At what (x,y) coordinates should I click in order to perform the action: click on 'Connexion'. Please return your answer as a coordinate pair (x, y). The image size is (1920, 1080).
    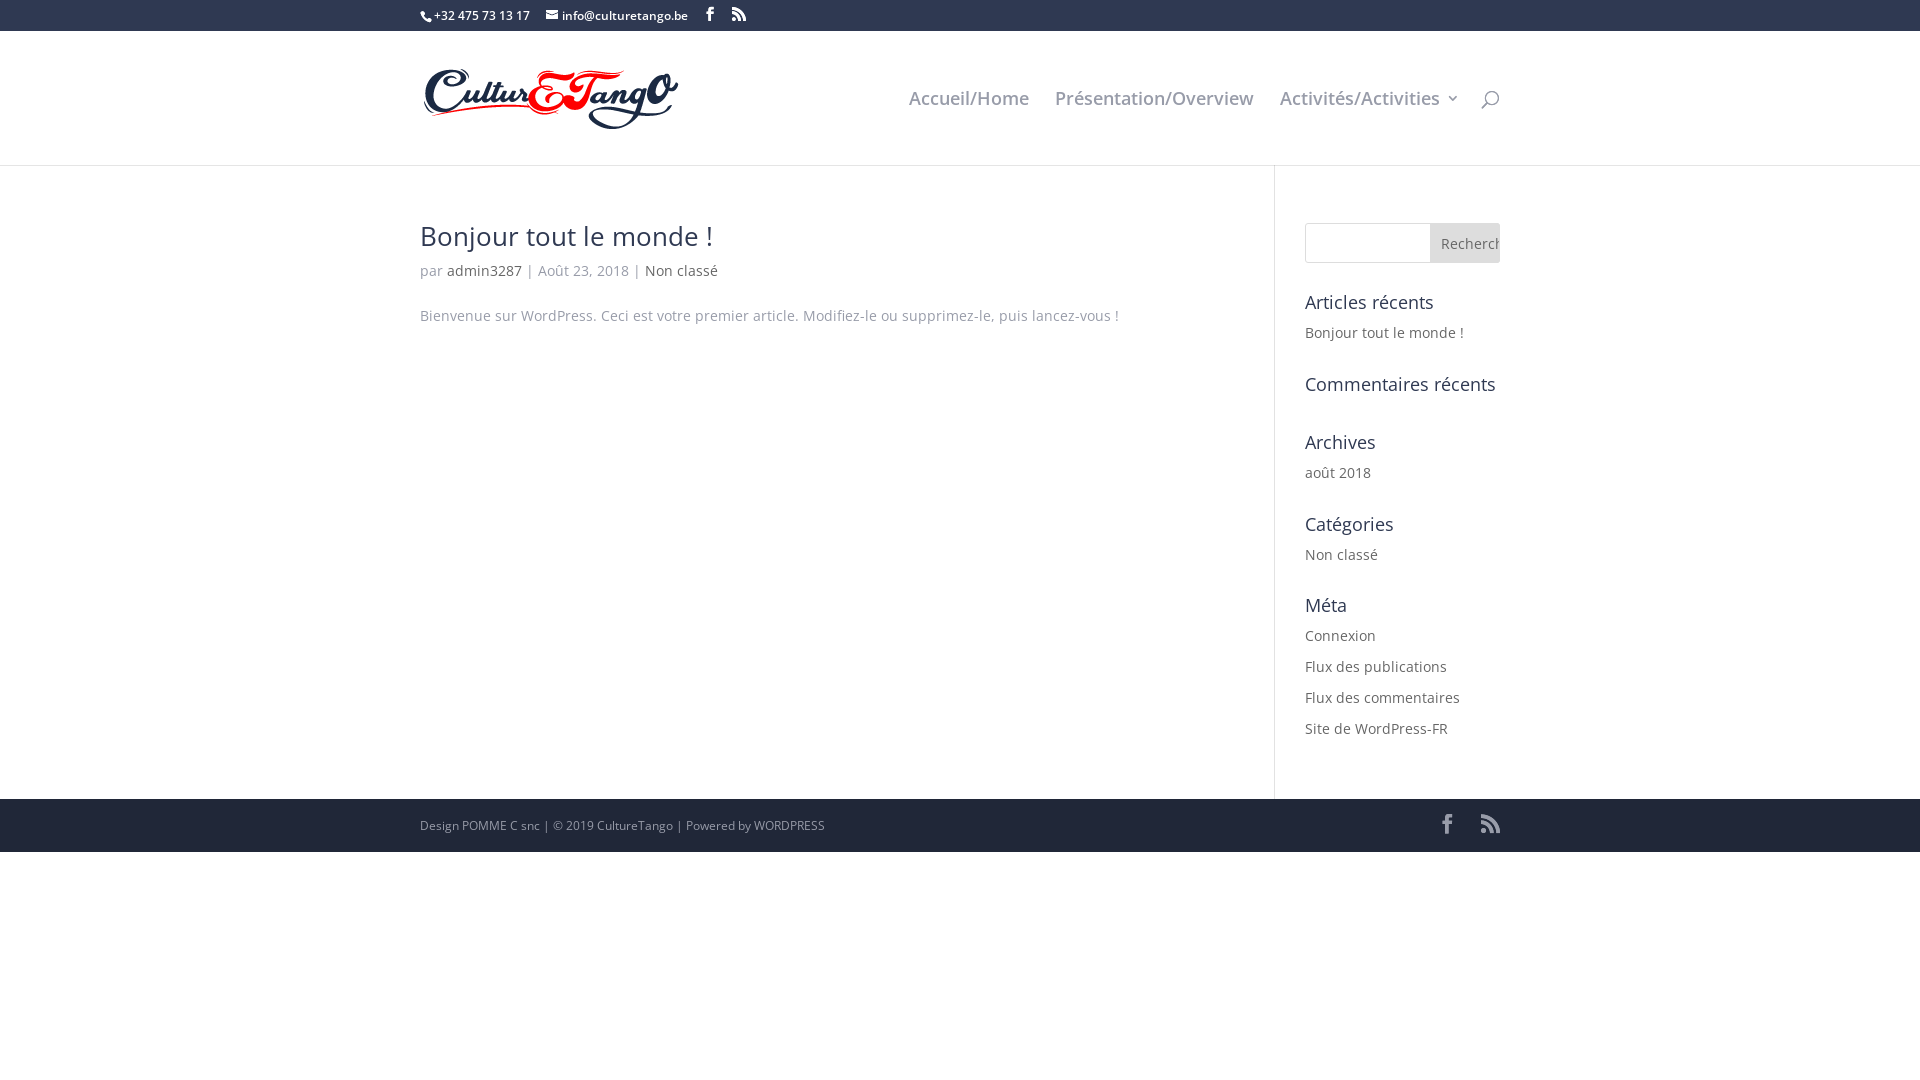
    Looking at the image, I should click on (1305, 635).